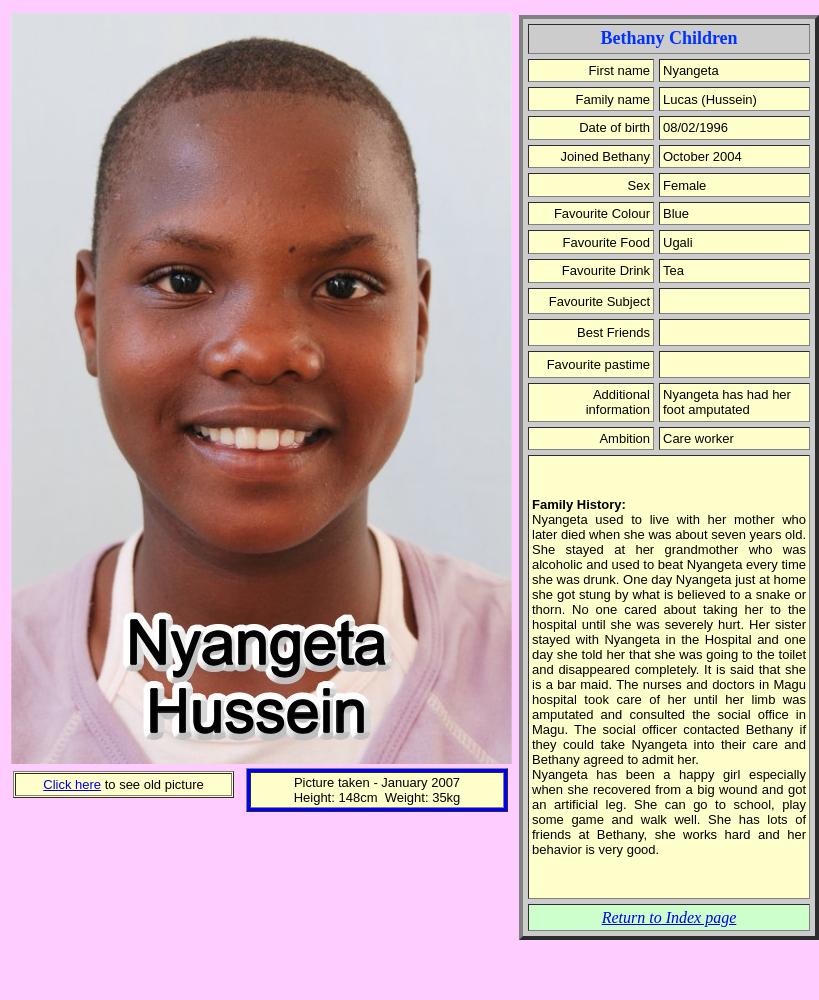 This screenshot has width=819, height=1000. I want to click on 'Family name', so click(575, 97).